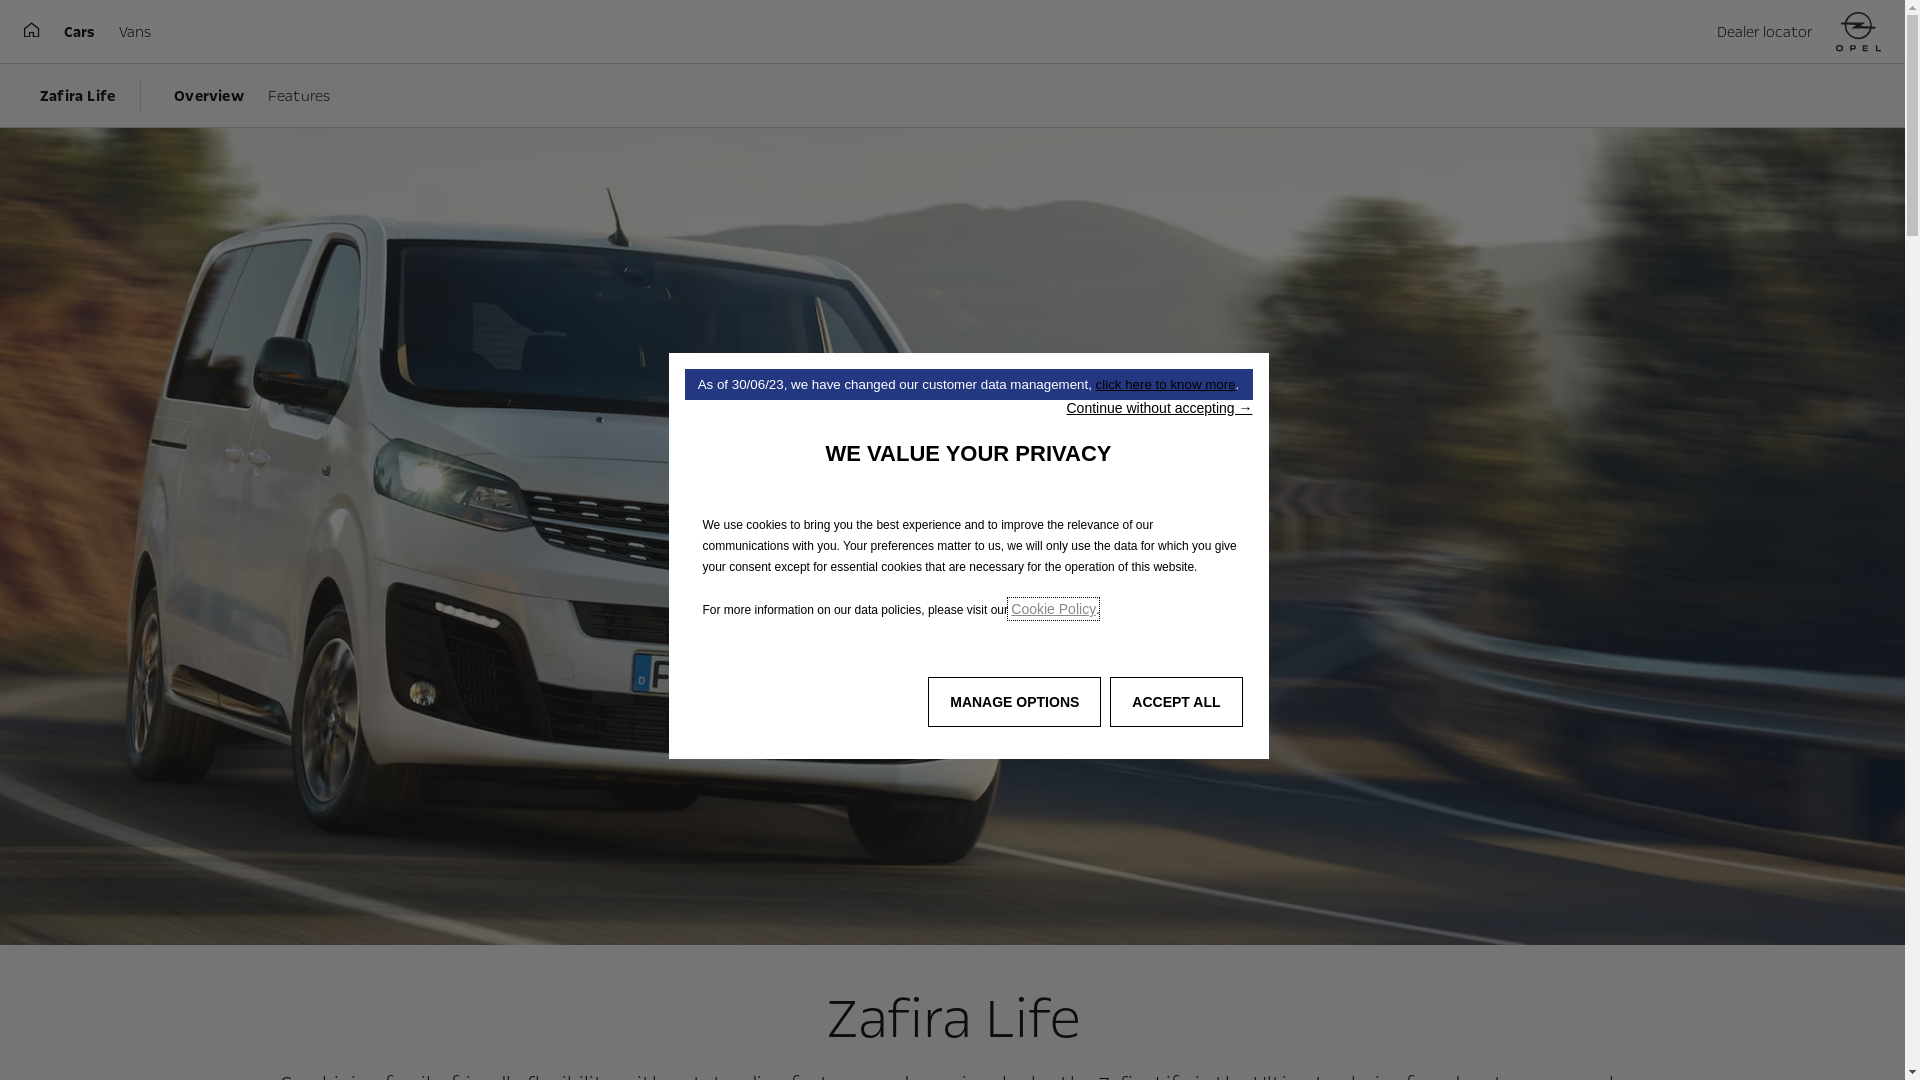 This screenshot has height=1080, width=1920. Describe the element at coordinates (209, 96) in the screenshot. I see `'Overview'` at that location.